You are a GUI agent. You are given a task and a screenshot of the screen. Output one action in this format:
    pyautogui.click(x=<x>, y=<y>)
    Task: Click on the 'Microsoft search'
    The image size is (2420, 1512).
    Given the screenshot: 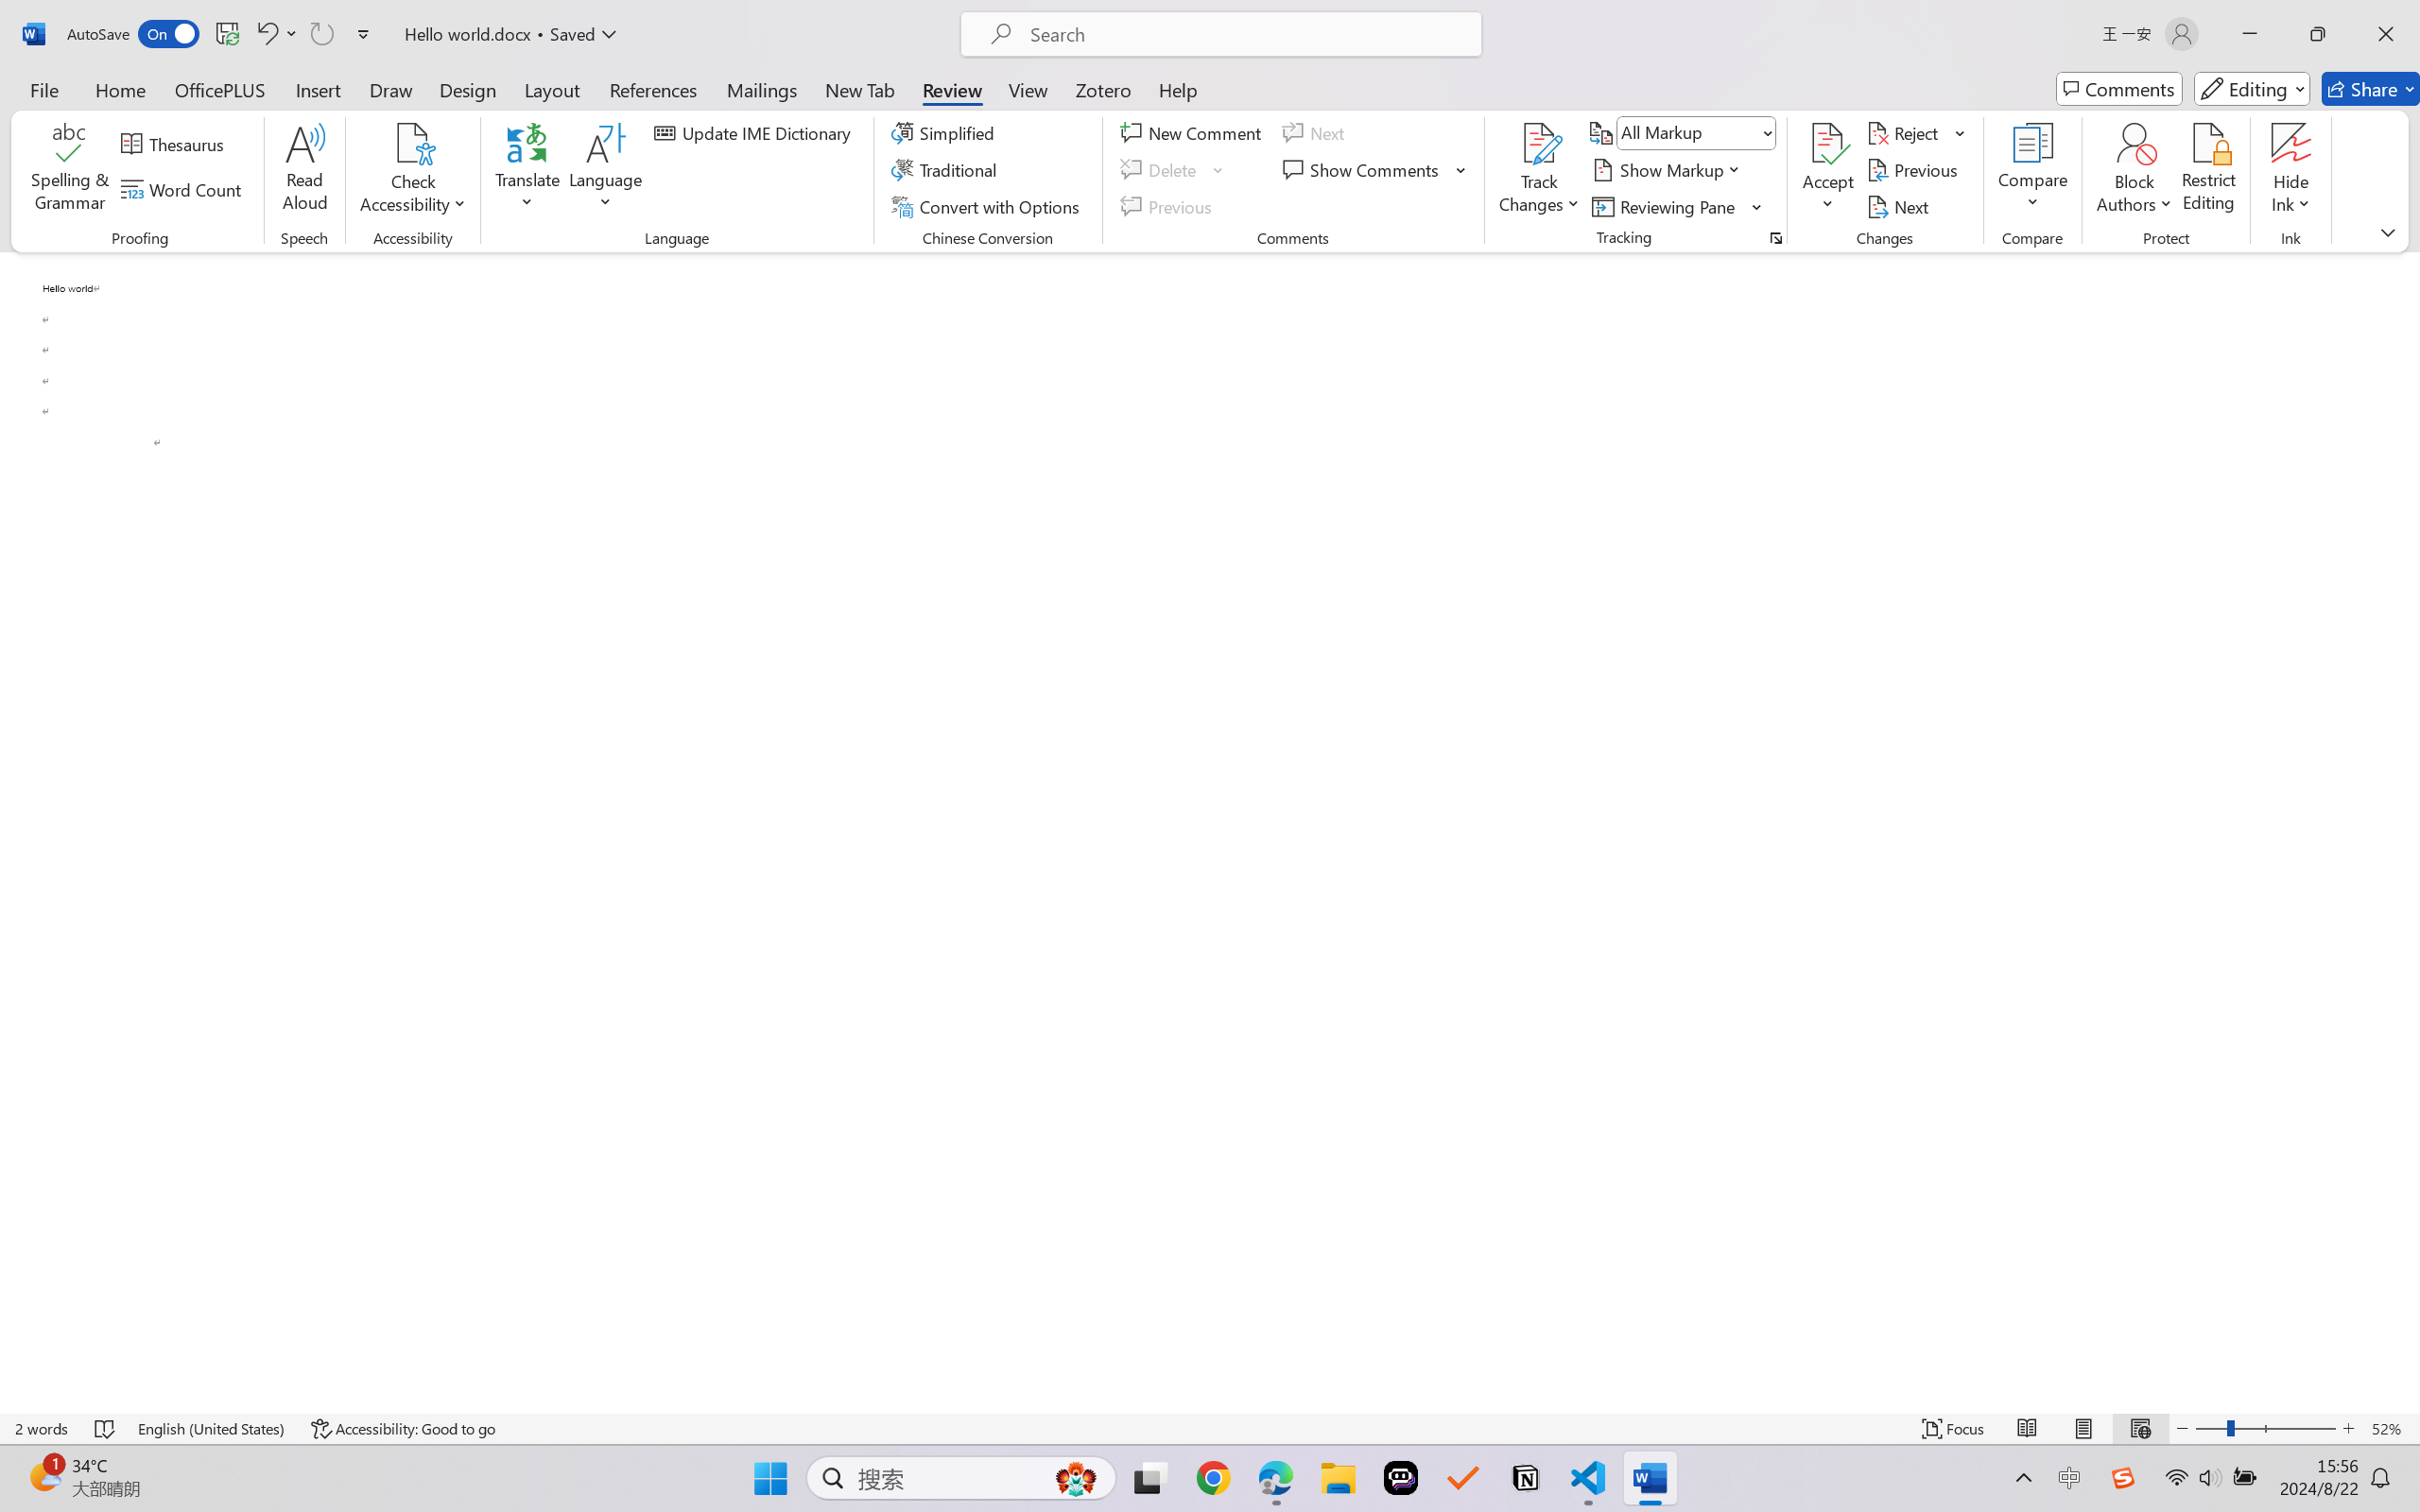 What is the action you would take?
    pyautogui.click(x=1246, y=33)
    